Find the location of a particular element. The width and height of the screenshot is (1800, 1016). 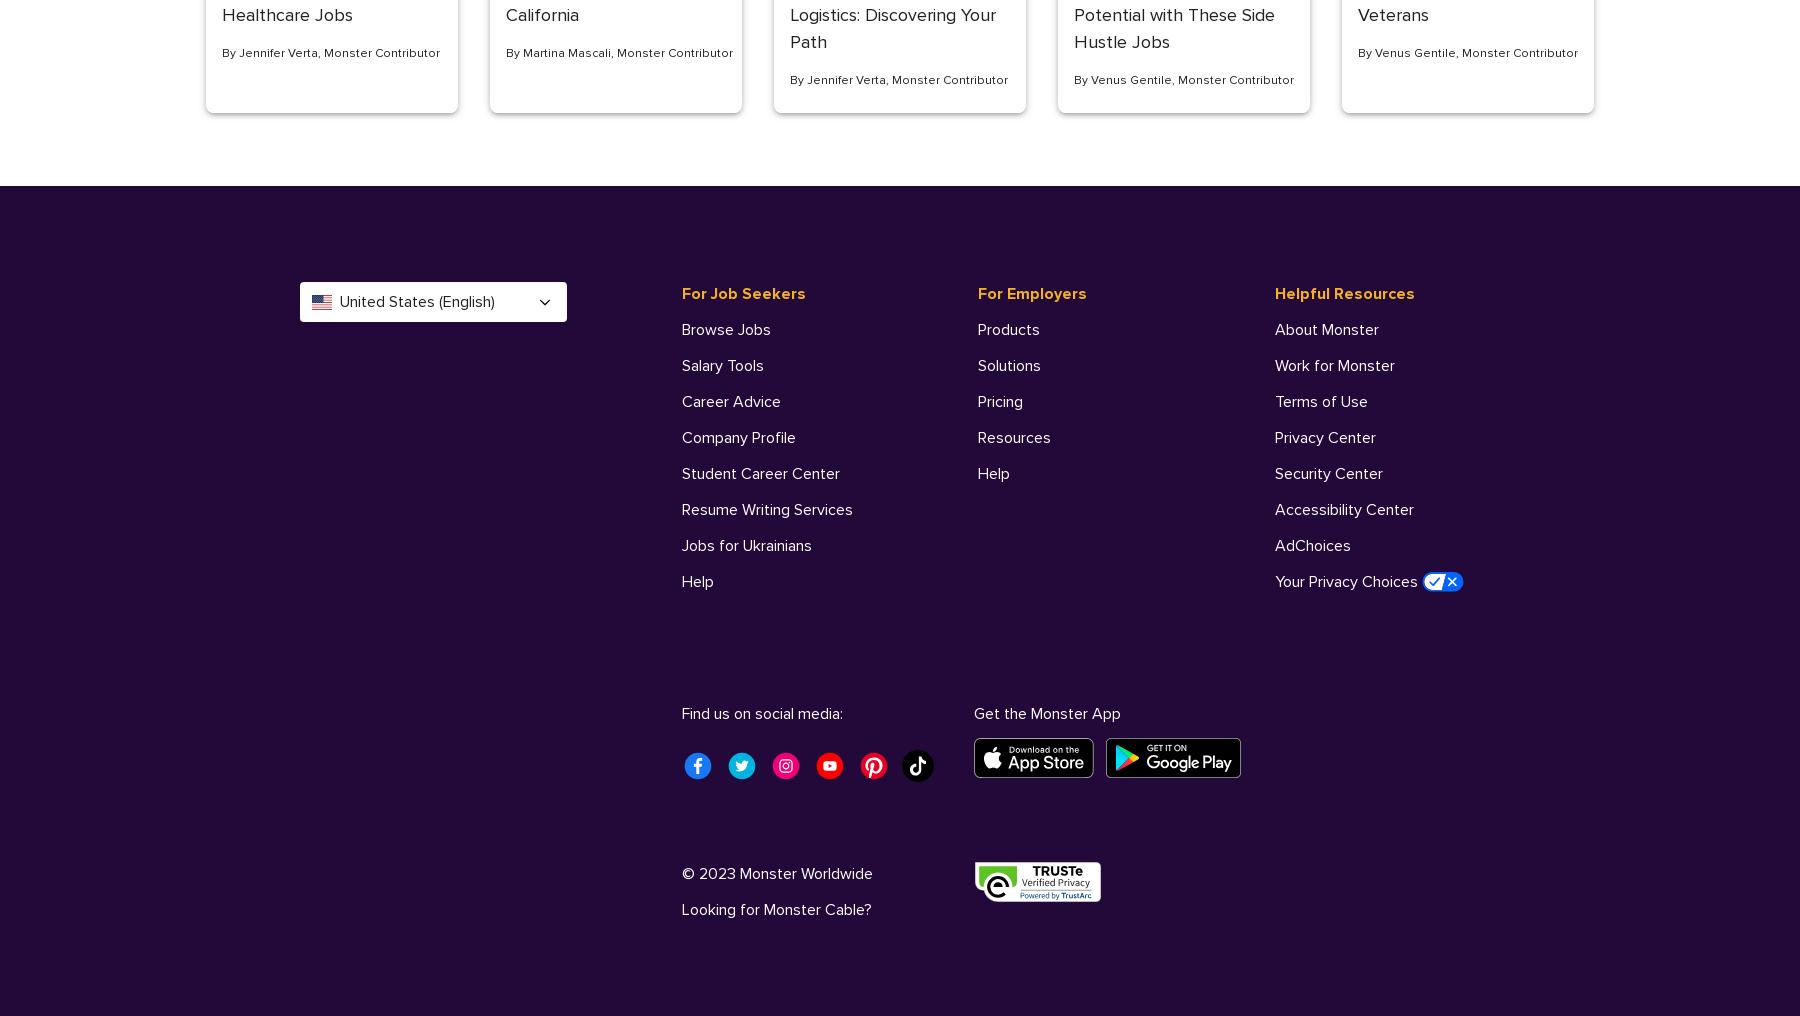

'Your Privacy Choices' is located at coordinates (1346, 581).